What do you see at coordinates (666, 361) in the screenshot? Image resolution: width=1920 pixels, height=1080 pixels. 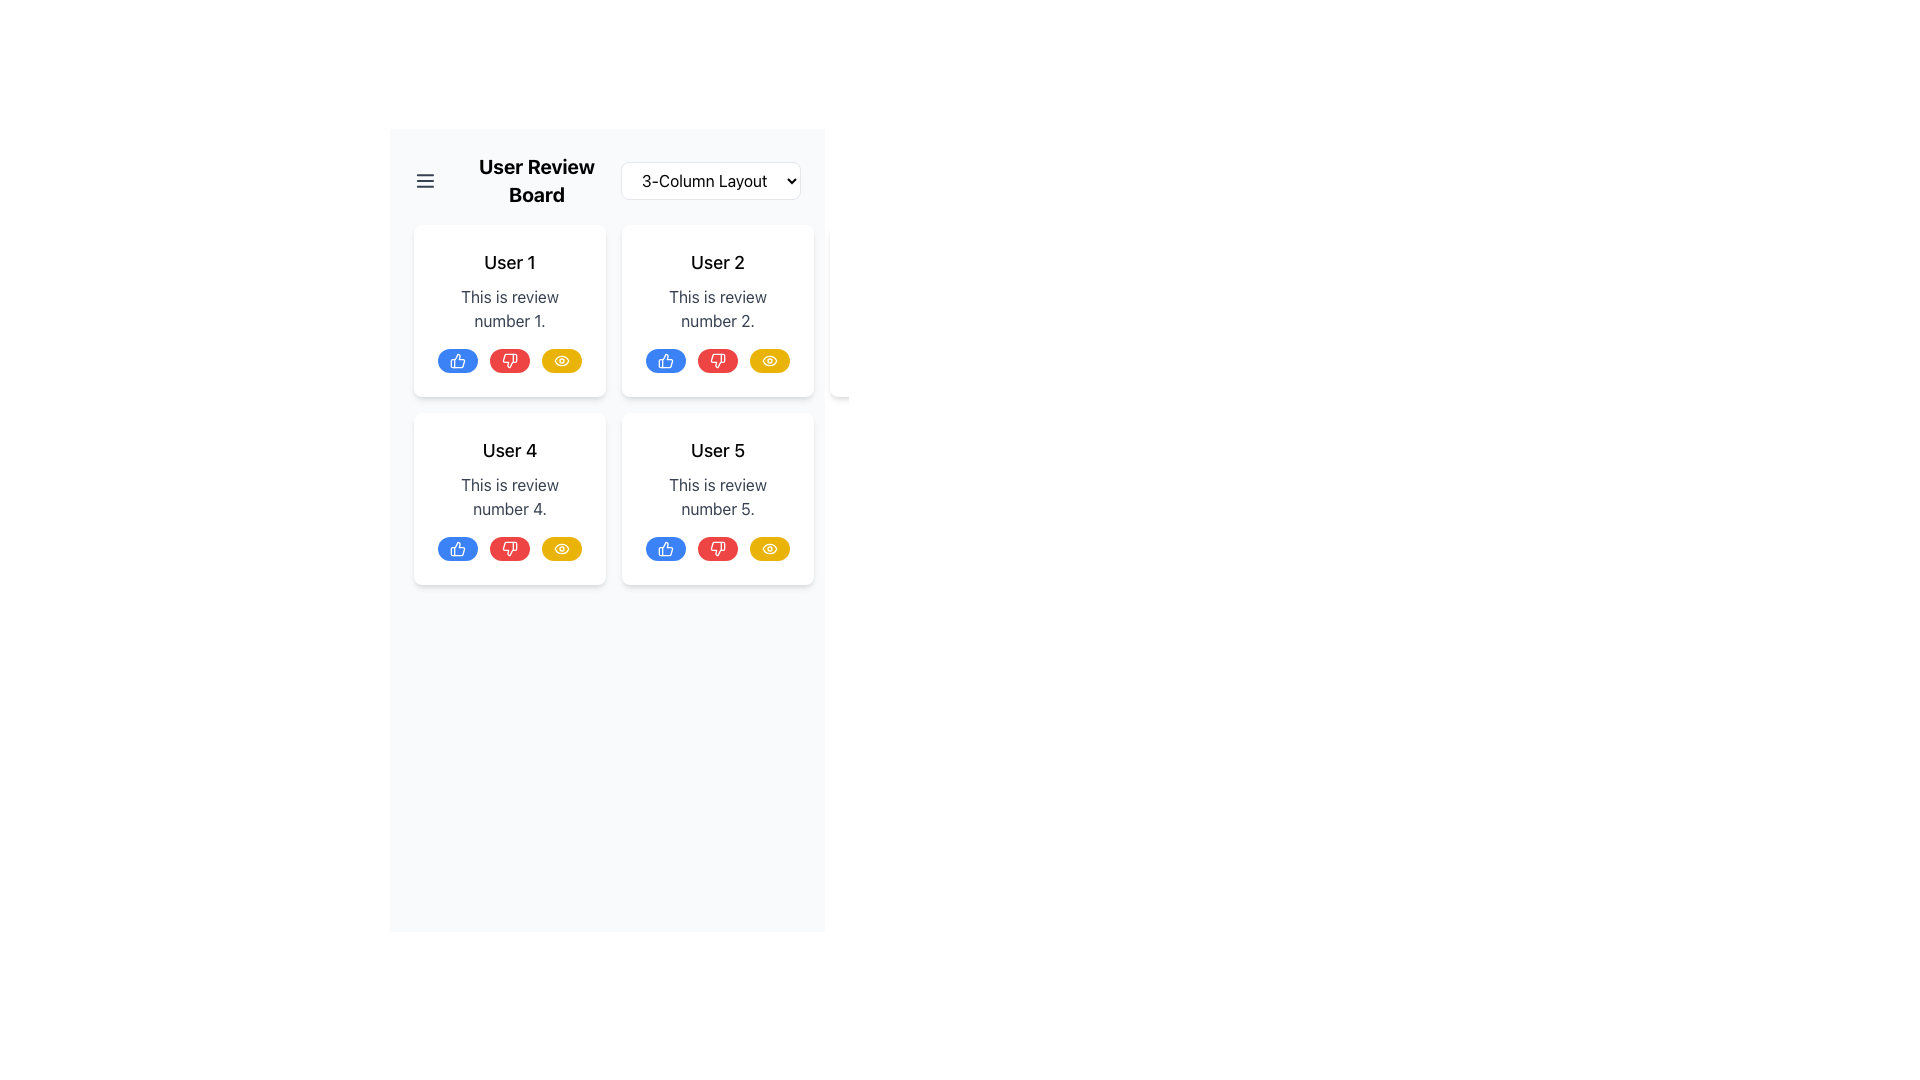 I see `the blue circular button with a white thumbs-up icon to like the review, which is the first button among three at the bottom of the second user review card` at bounding box center [666, 361].